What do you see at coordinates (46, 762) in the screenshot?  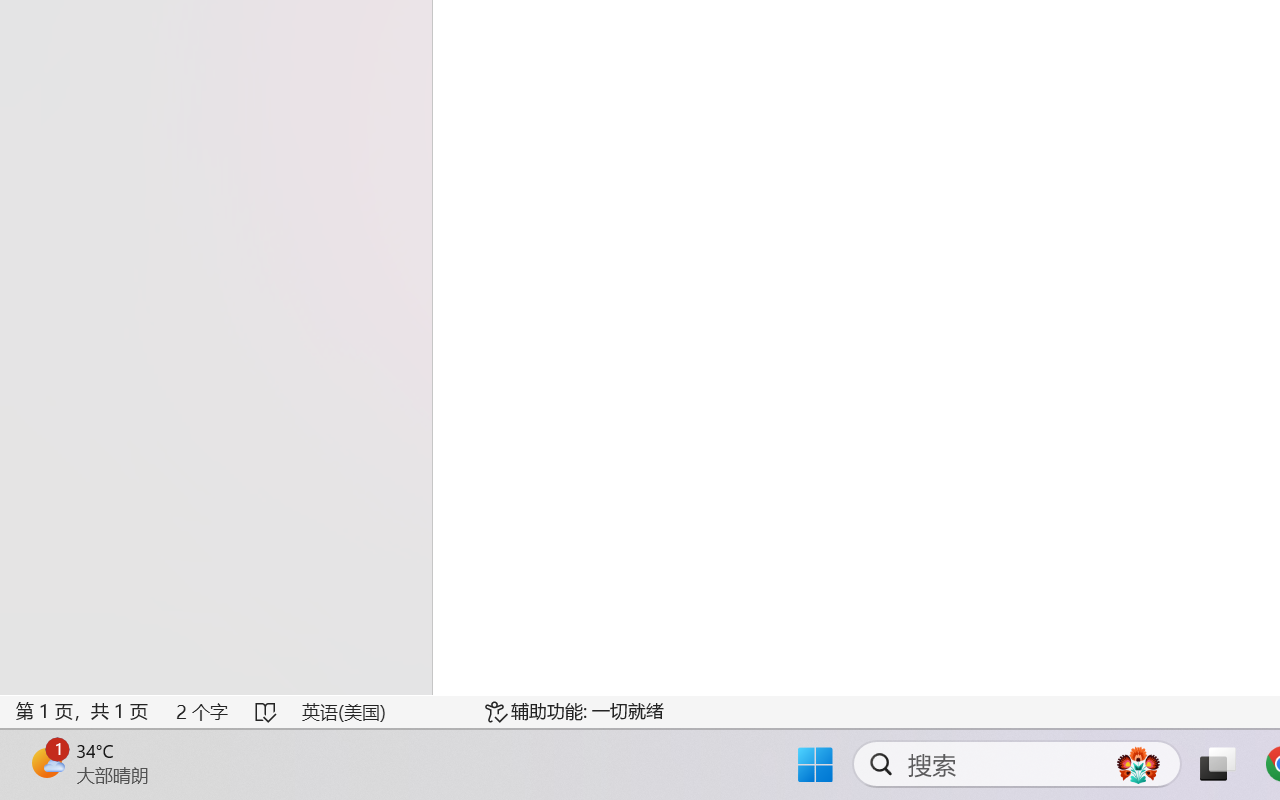 I see `'AutomationID: BadgeAnchorLargeTicker'` at bounding box center [46, 762].